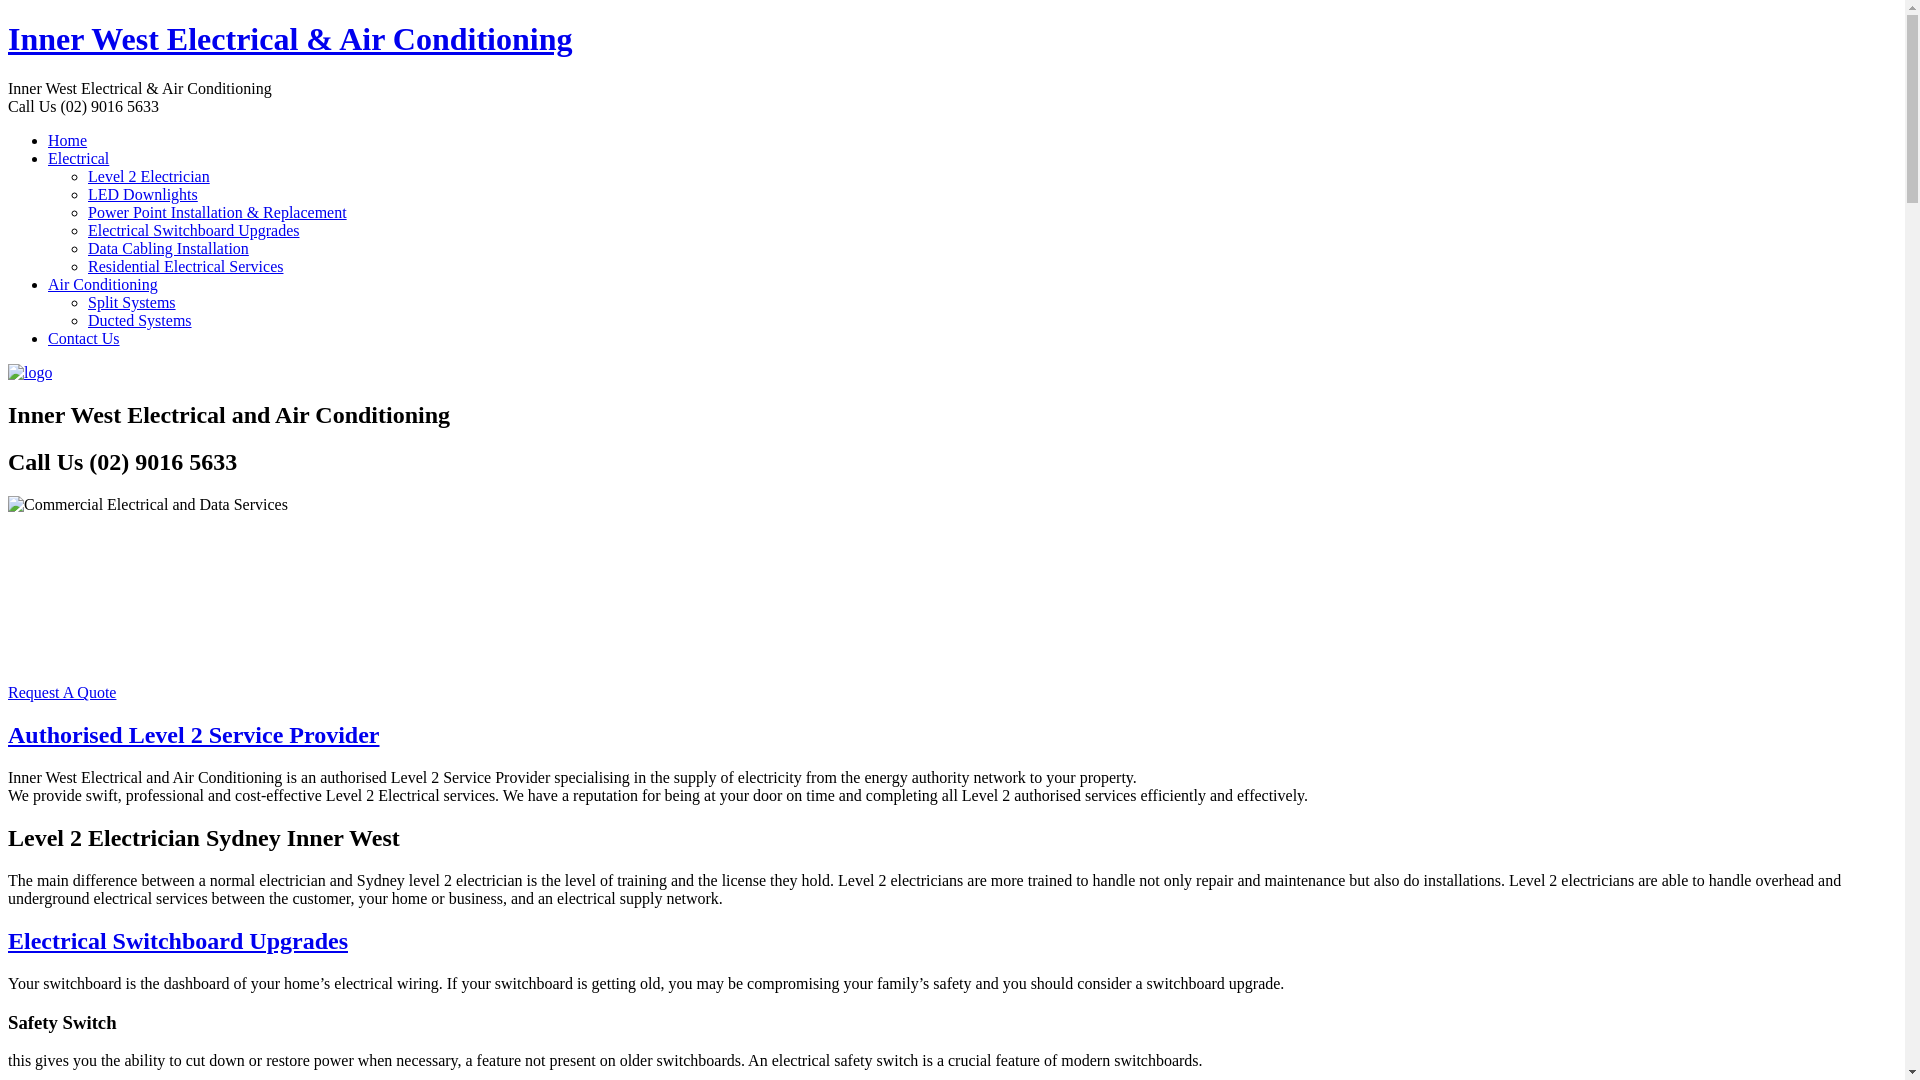 The height and width of the screenshot is (1080, 1920). Describe the element at coordinates (78, 157) in the screenshot. I see `'Electrical'` at that location.